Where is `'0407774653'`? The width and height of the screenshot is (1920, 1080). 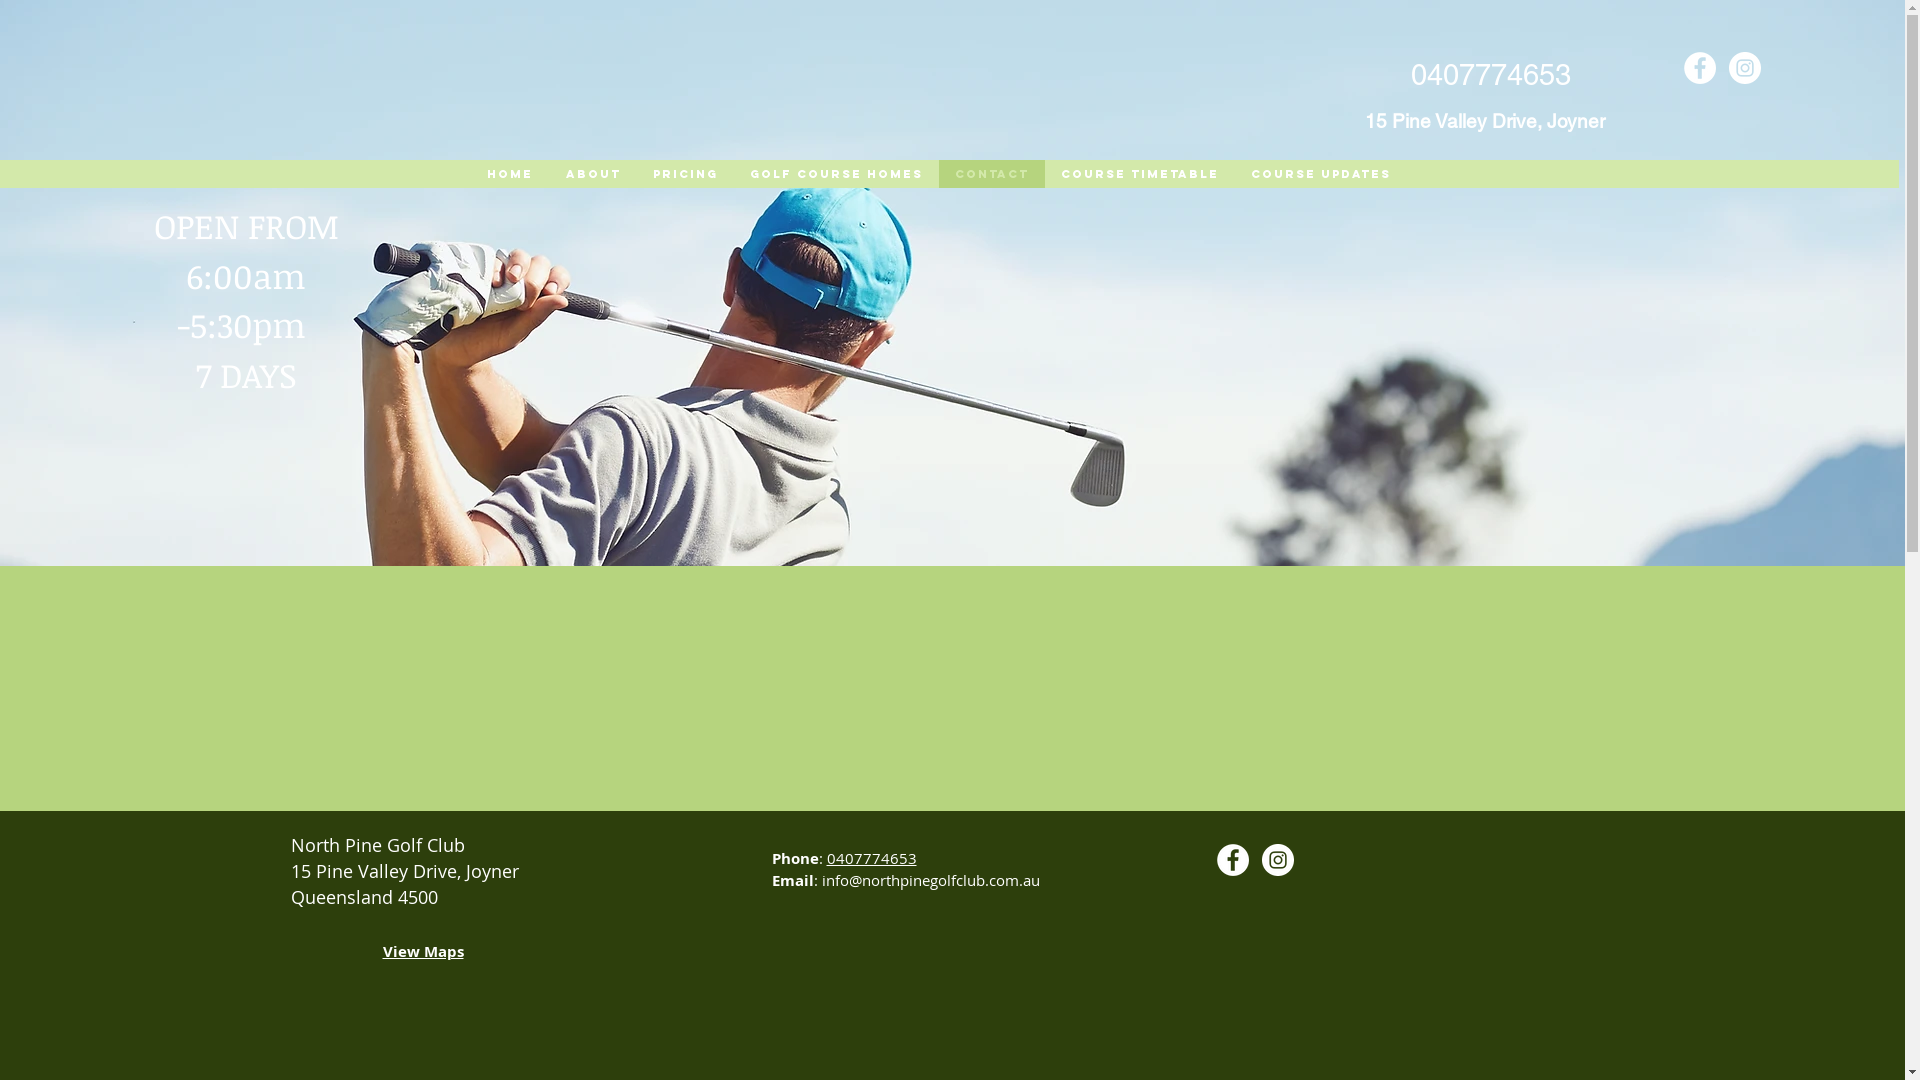
'0407774653' is located at coordinates (870, 856).